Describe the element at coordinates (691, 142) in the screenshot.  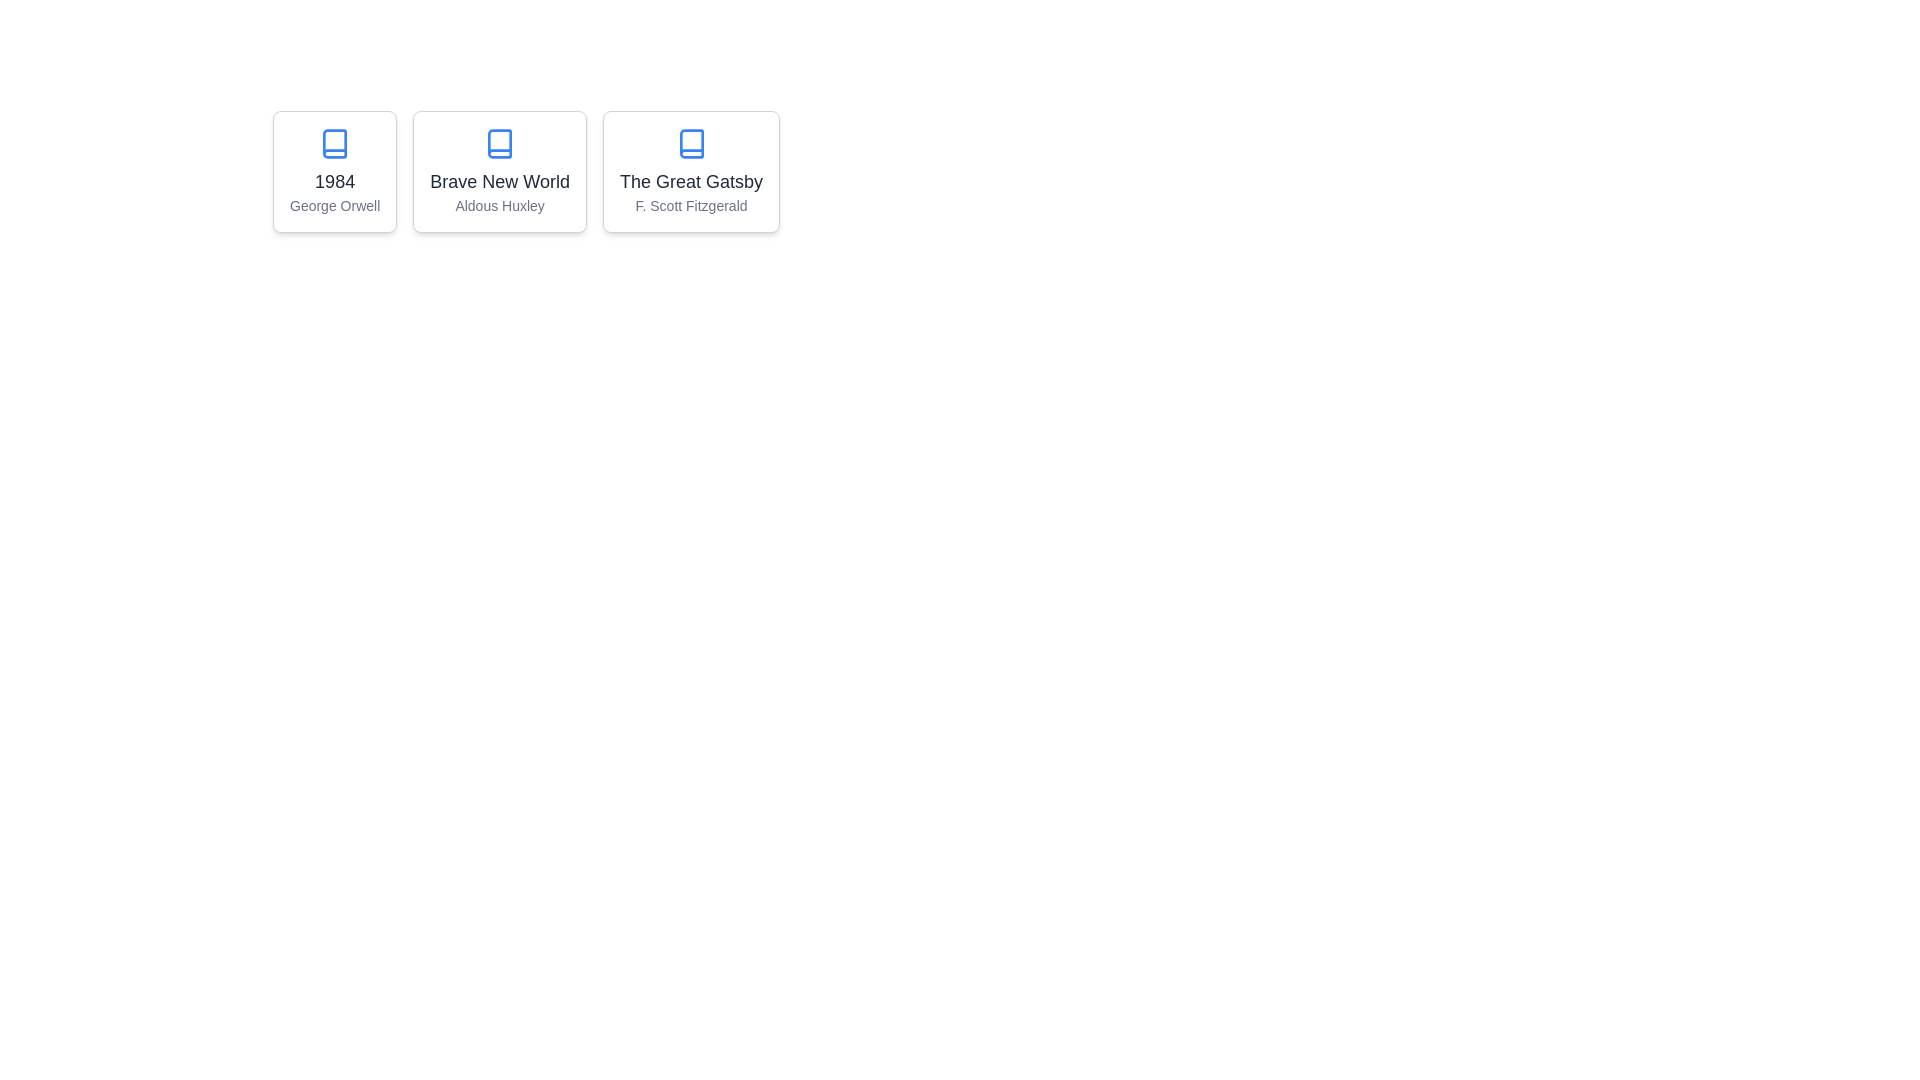
I see `the SVG graphic element representing the book icon for 'The Great Gatsby,' which is located at the center of the tile for the third item in a horizontal list of books` at that location.